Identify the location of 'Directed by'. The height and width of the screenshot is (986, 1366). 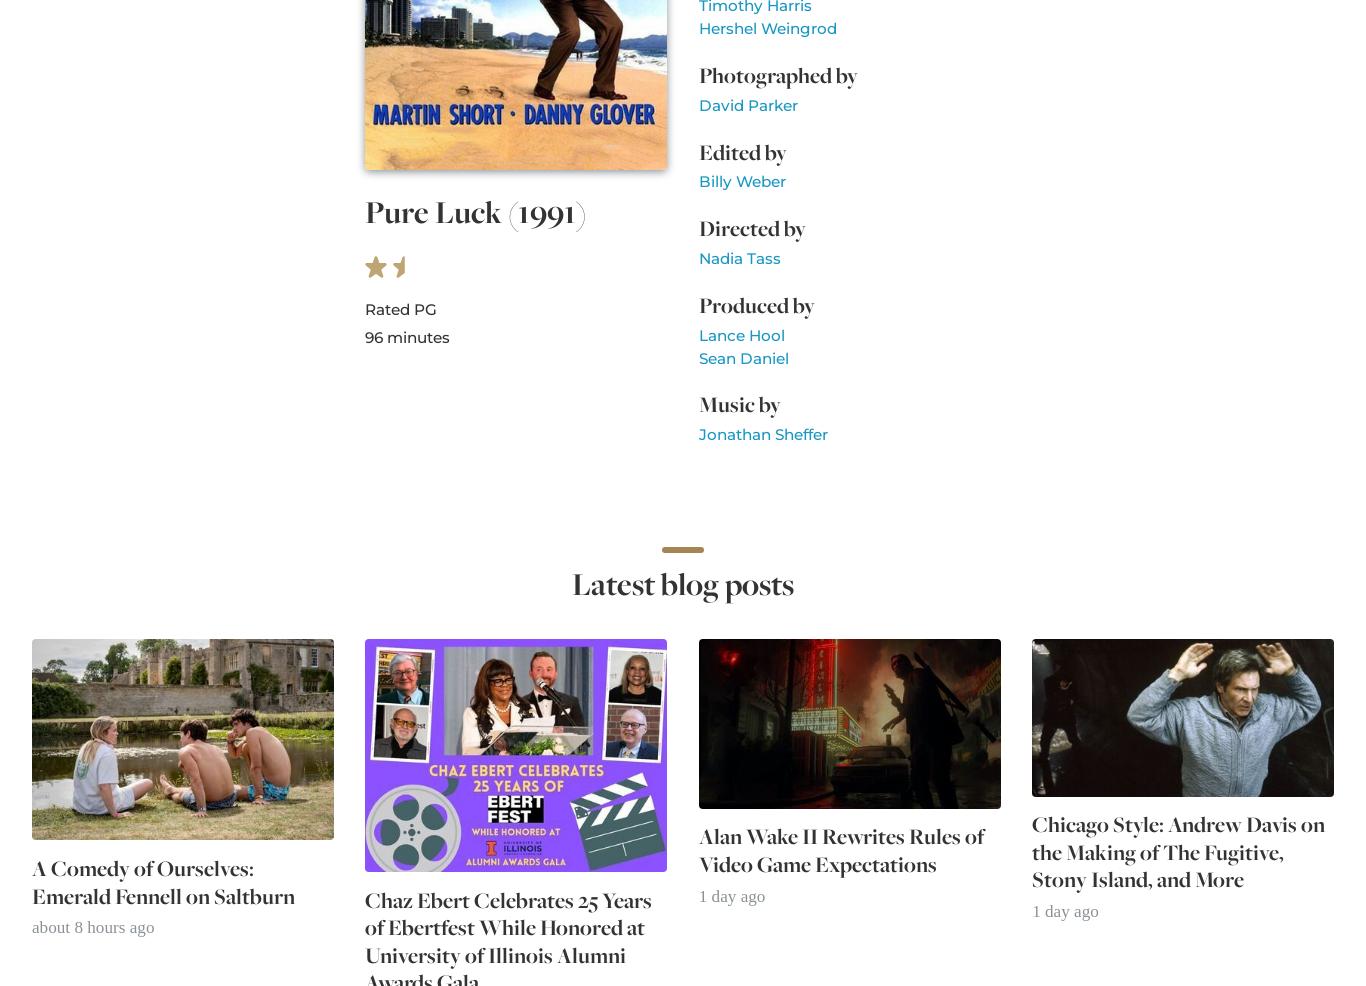
(751, 226).